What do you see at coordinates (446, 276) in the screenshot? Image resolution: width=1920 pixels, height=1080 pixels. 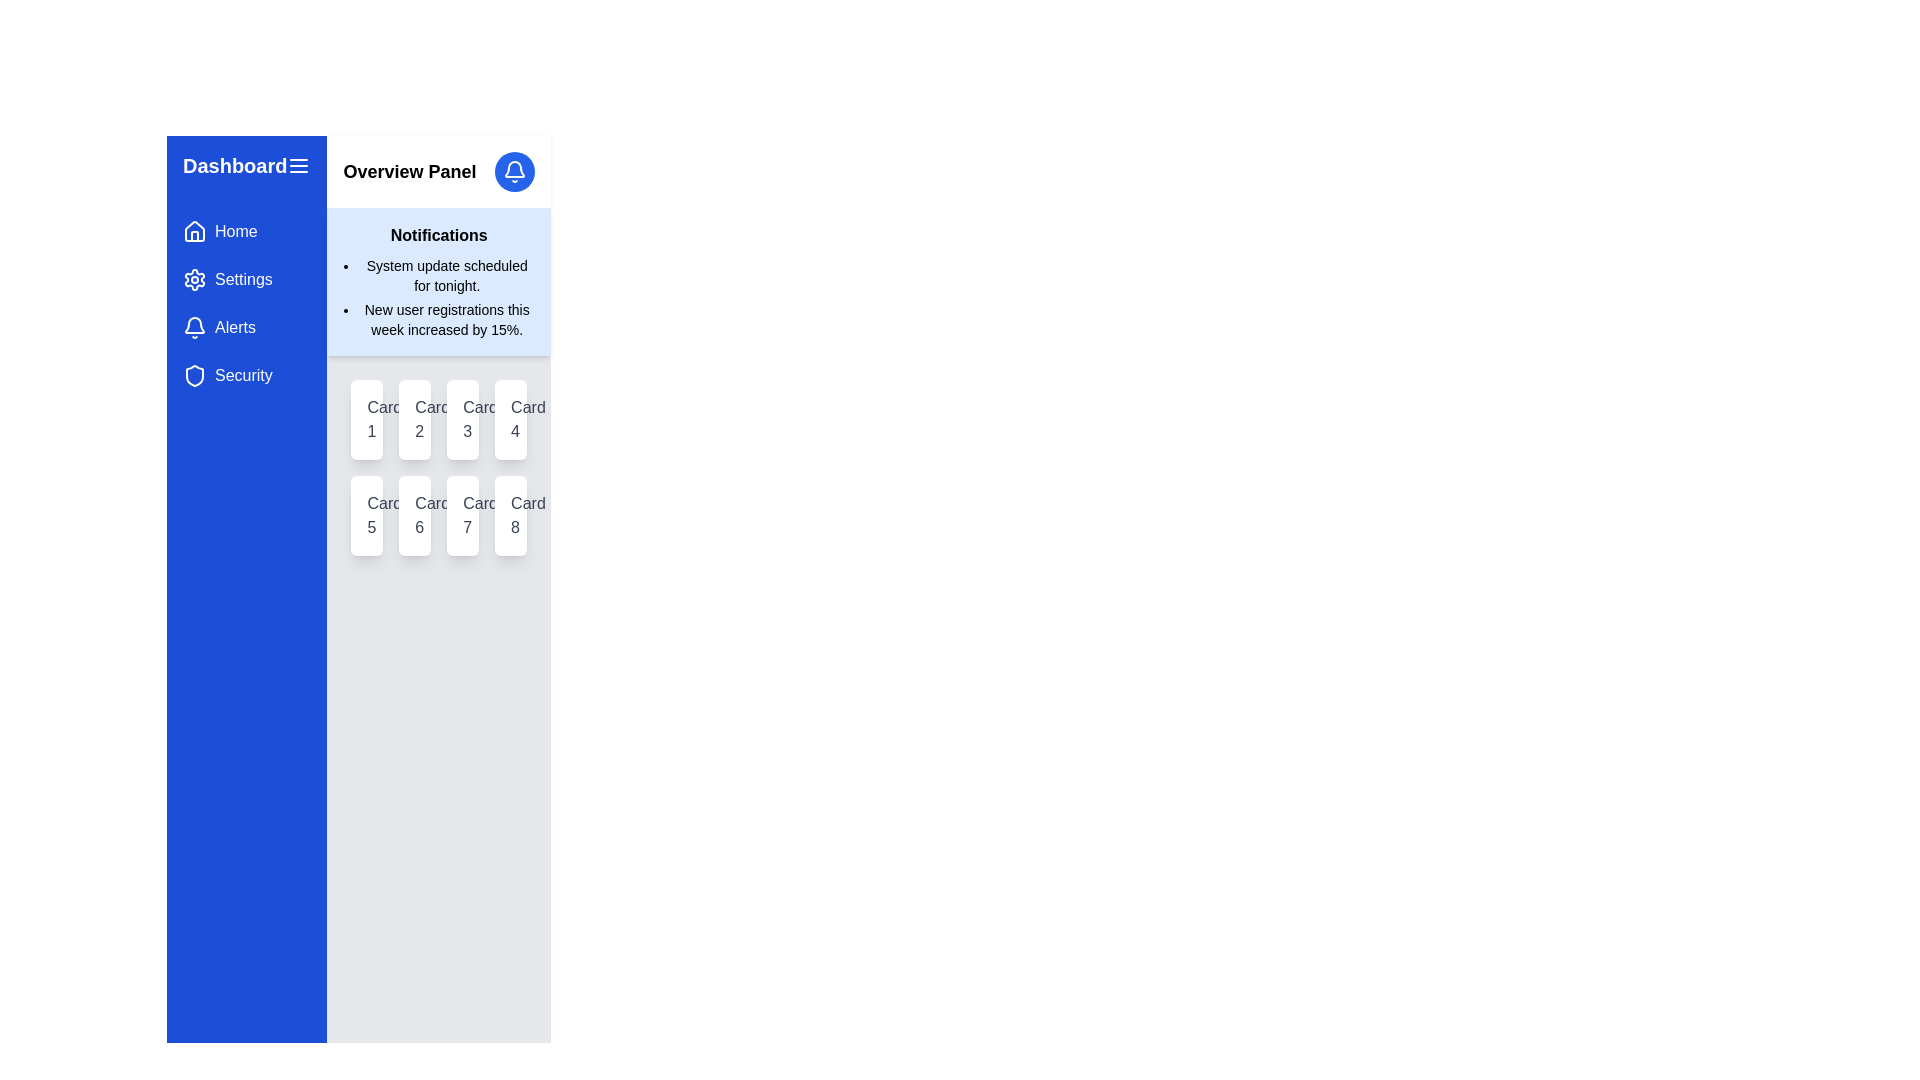 I see `the first item in the bulleted list located under the 'Notifications' header in the right panel of the interface` at bounding box center [446, 276].